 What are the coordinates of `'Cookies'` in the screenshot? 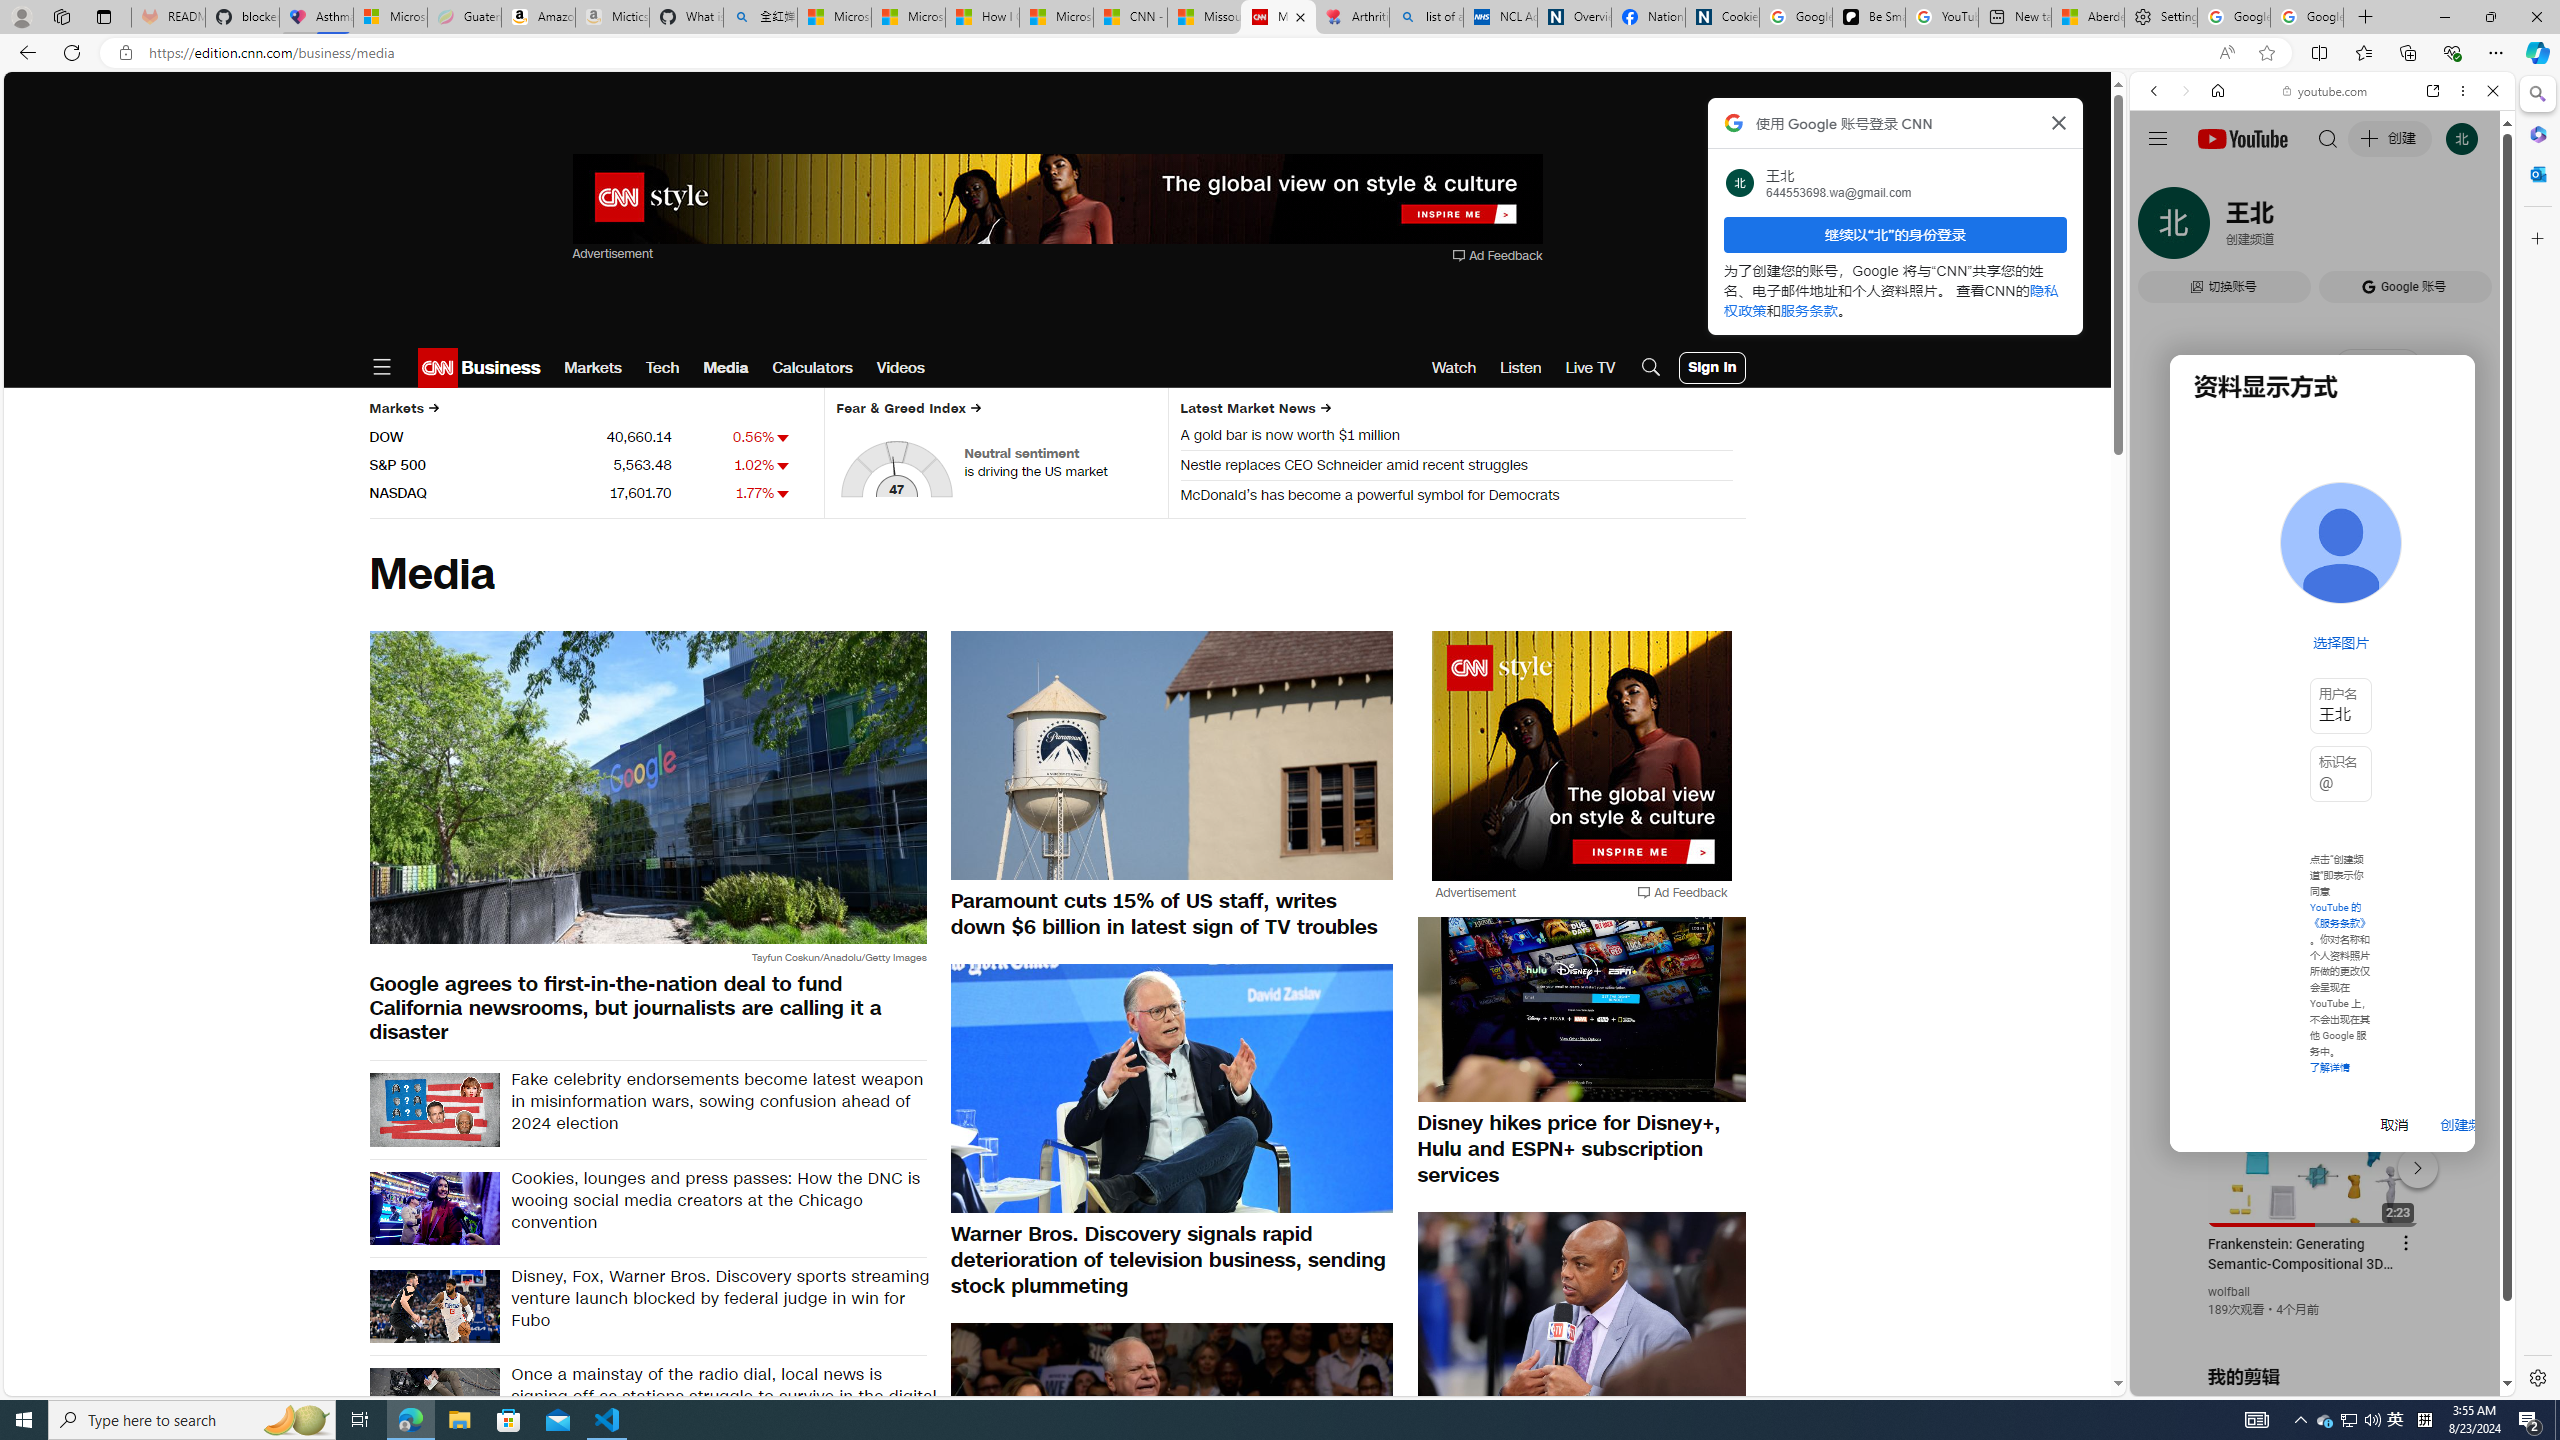 It's located at (1721, 16).